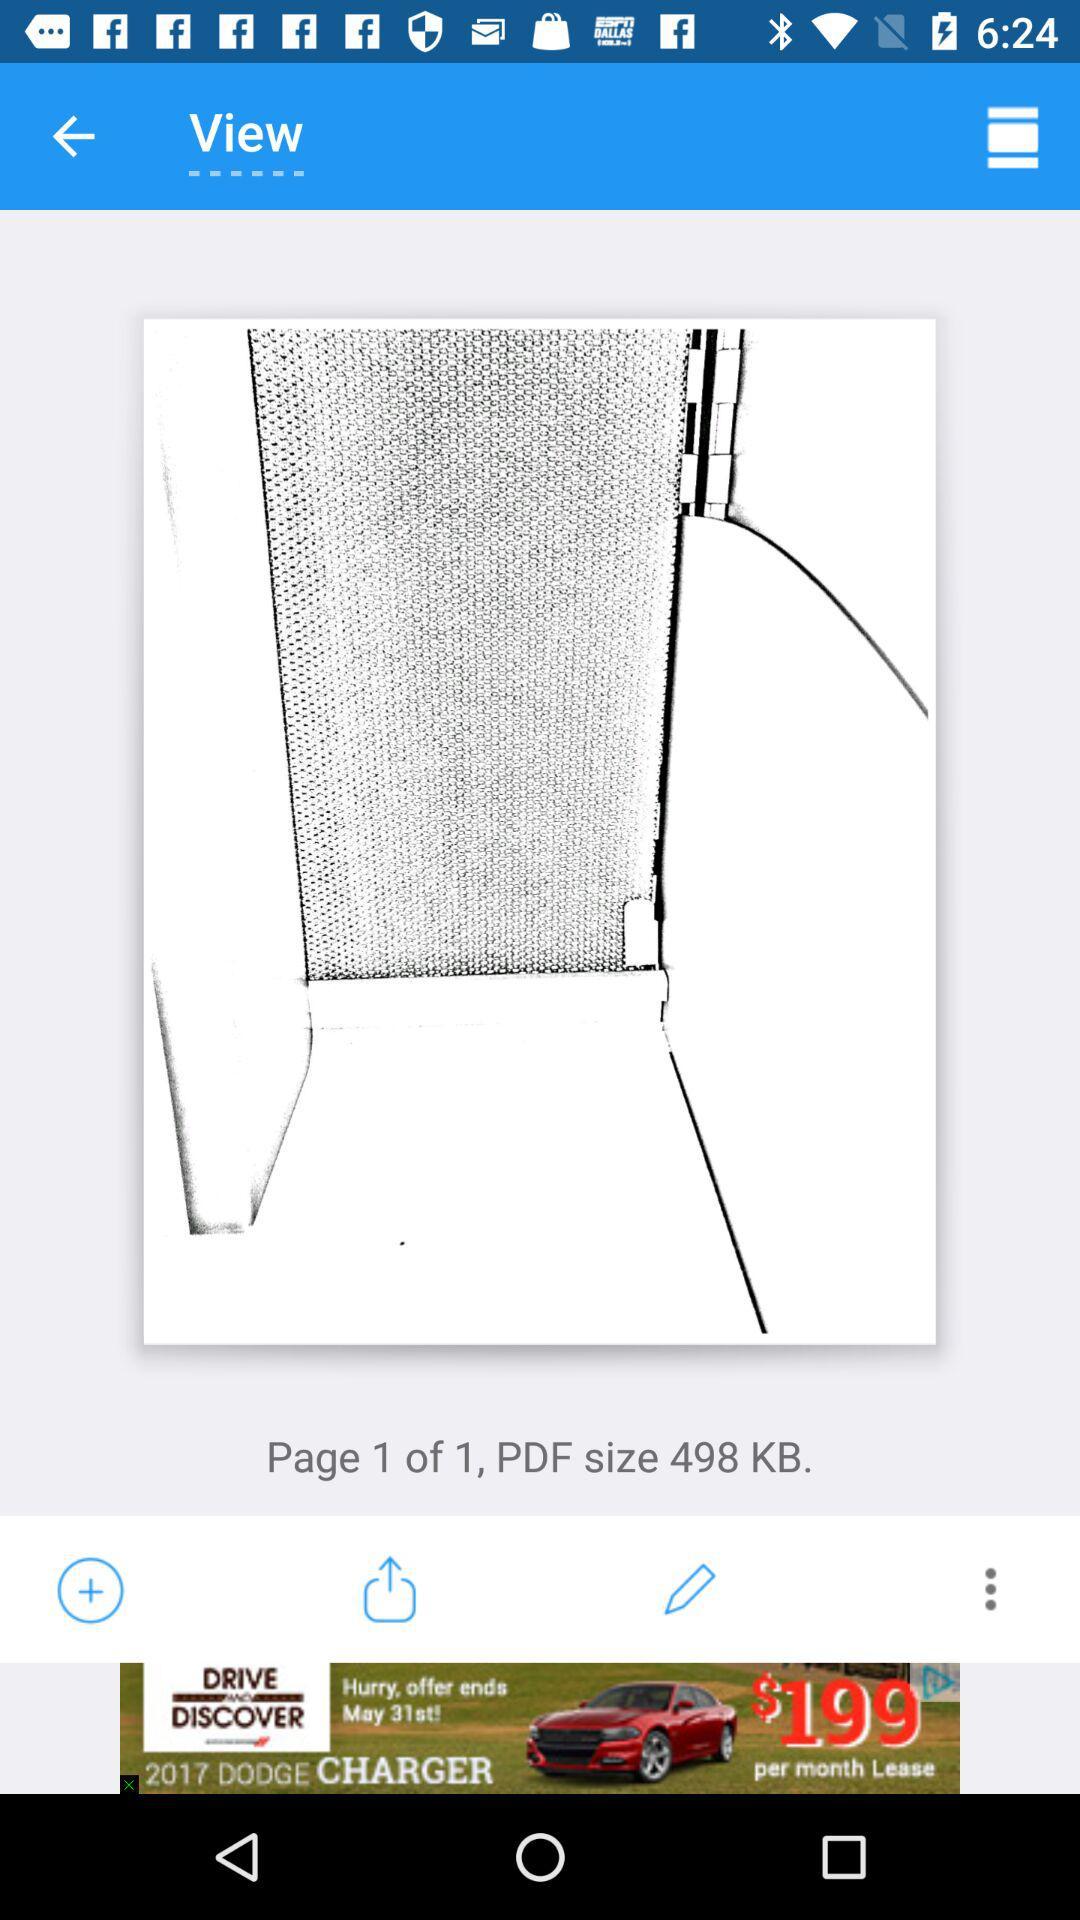 The image size is (1080, 1920). Describe the element at coordinates (389, 1588) in the screenshot. I see `the launch icon` at that location.